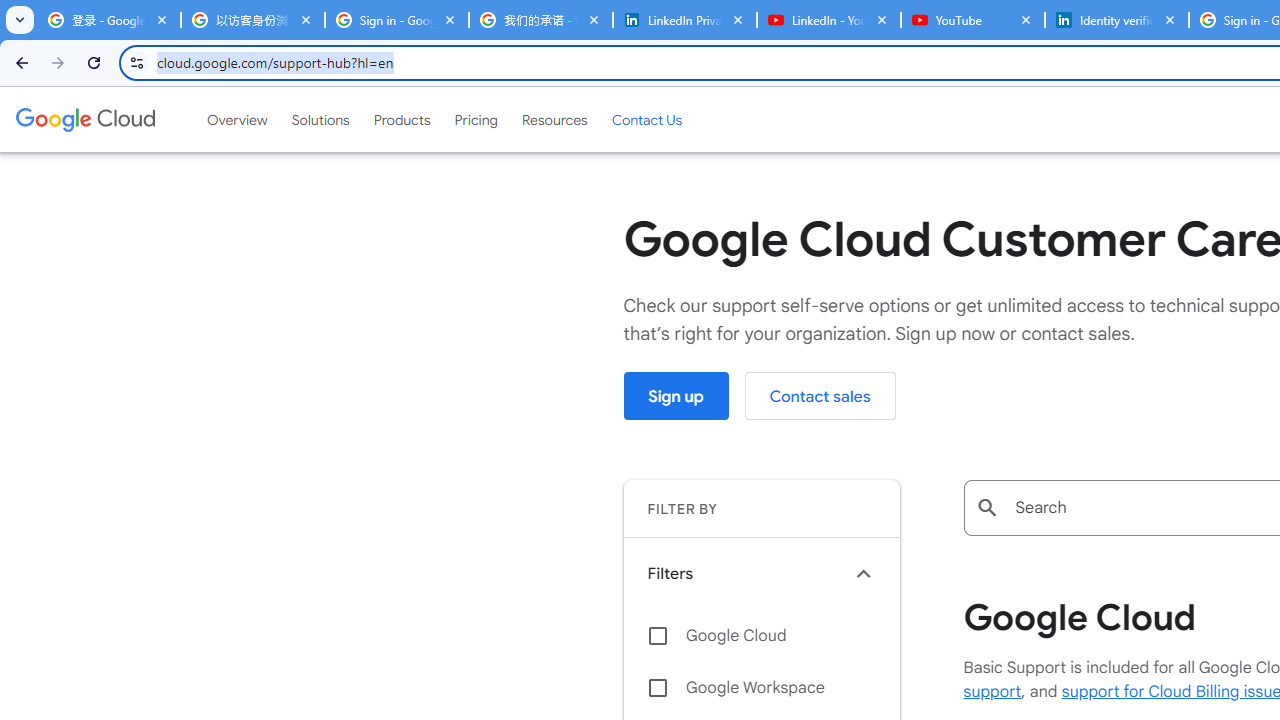  What do you see at coordinates (972, 20) in the screenshot?
I see `'YouTube'` at bounding box center [972, 20].